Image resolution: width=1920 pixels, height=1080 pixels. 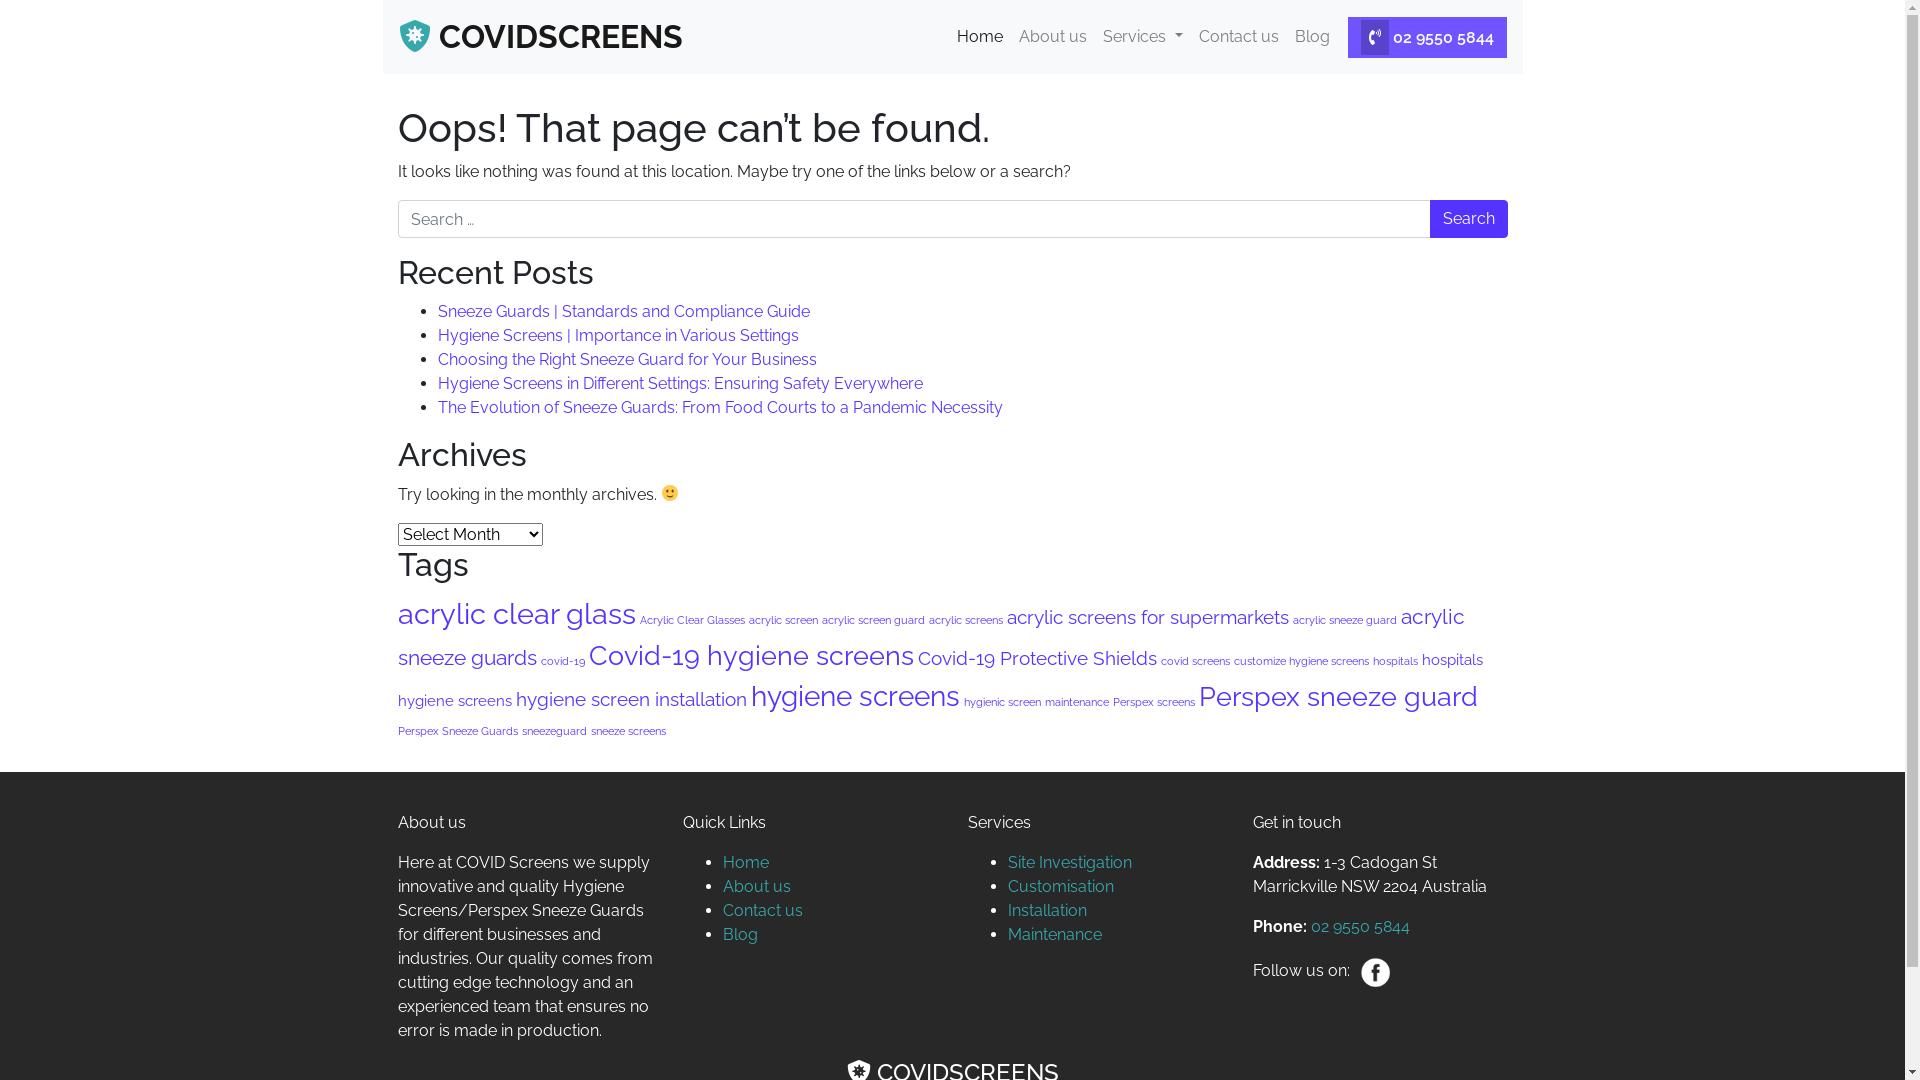 What do you see at coordinates (1059, 885) in the screenshot?
I see `'Customisation'` at bounding box center [1059, 885].